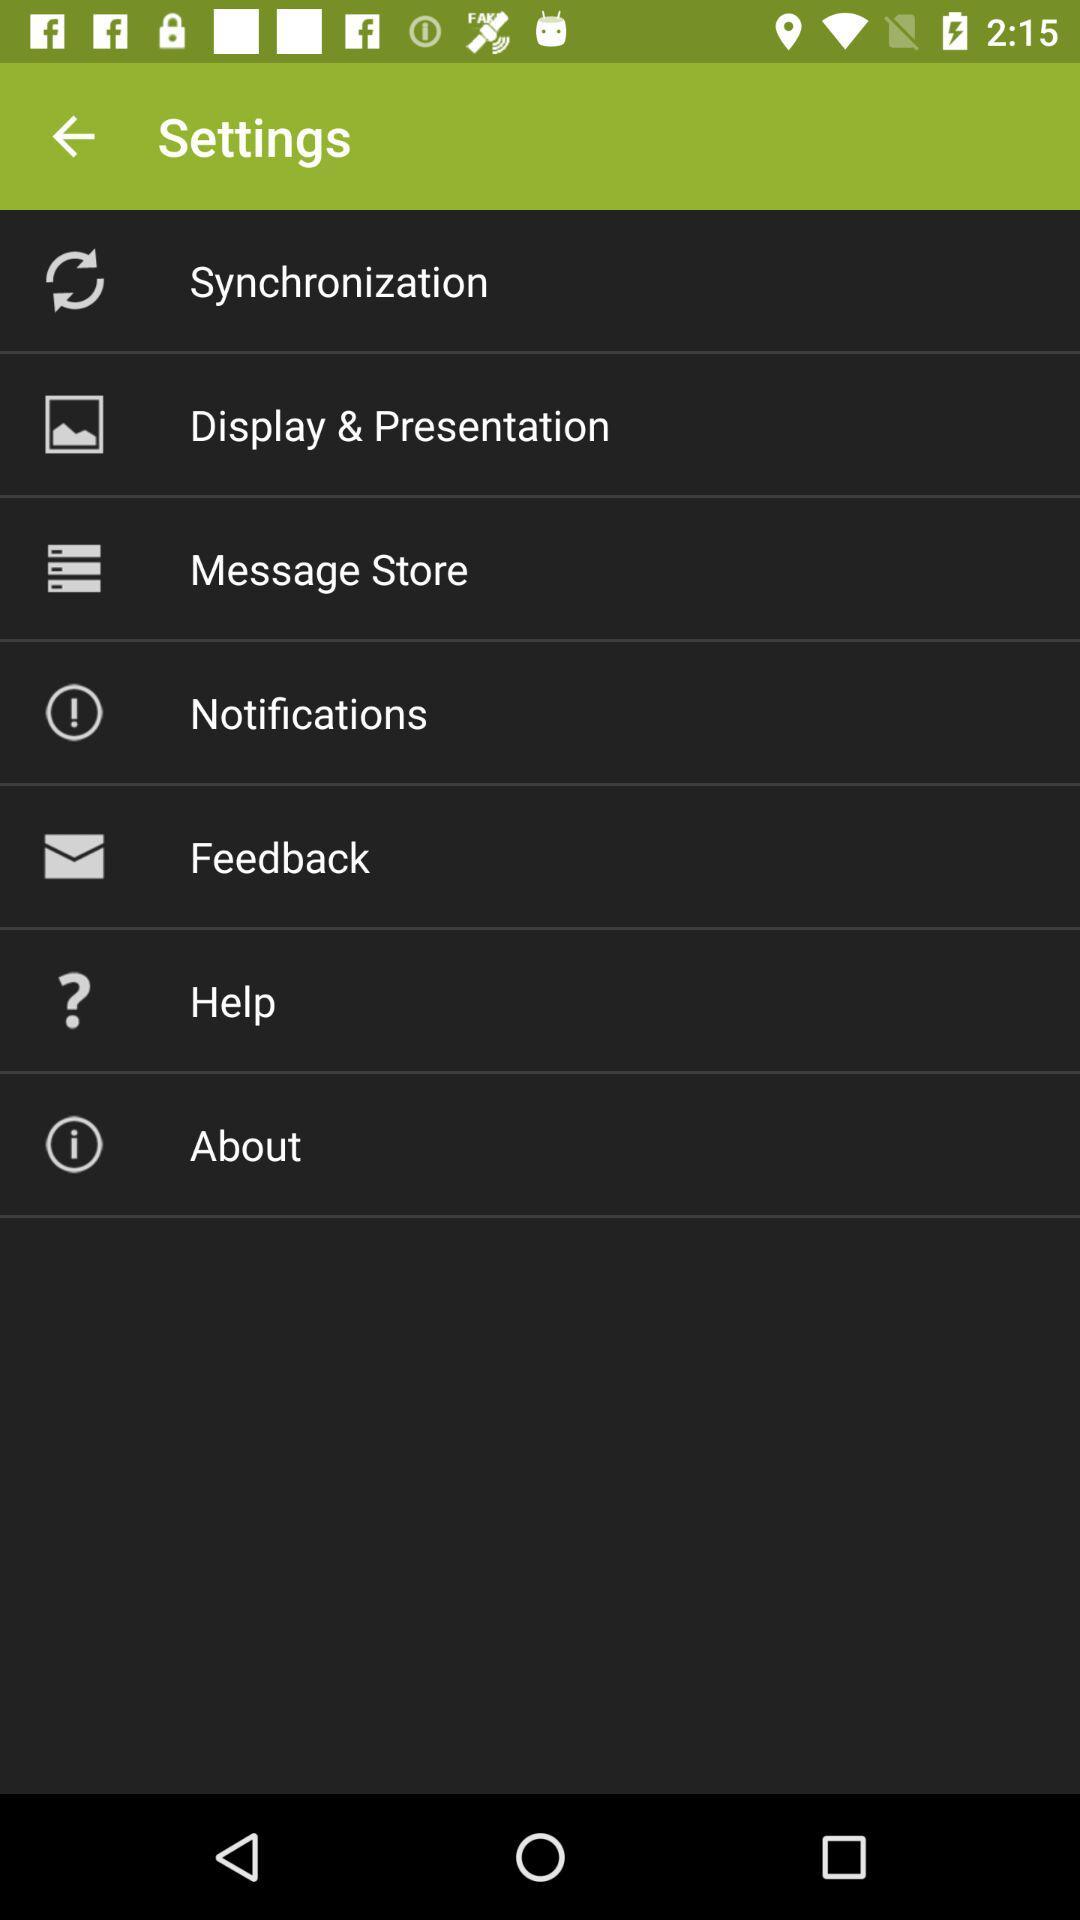  I want to click on icon above the notifications item, so click(328, 567).